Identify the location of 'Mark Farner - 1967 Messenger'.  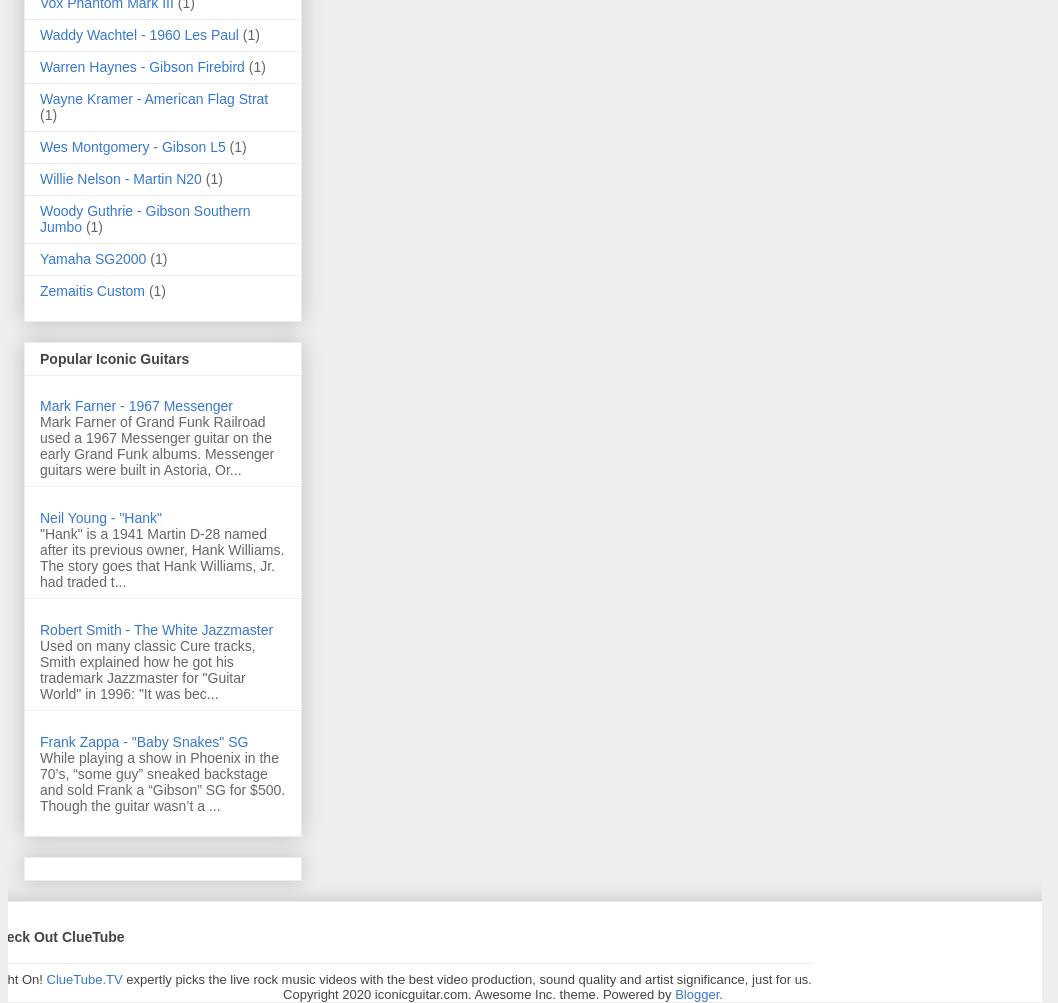
(134, 405).